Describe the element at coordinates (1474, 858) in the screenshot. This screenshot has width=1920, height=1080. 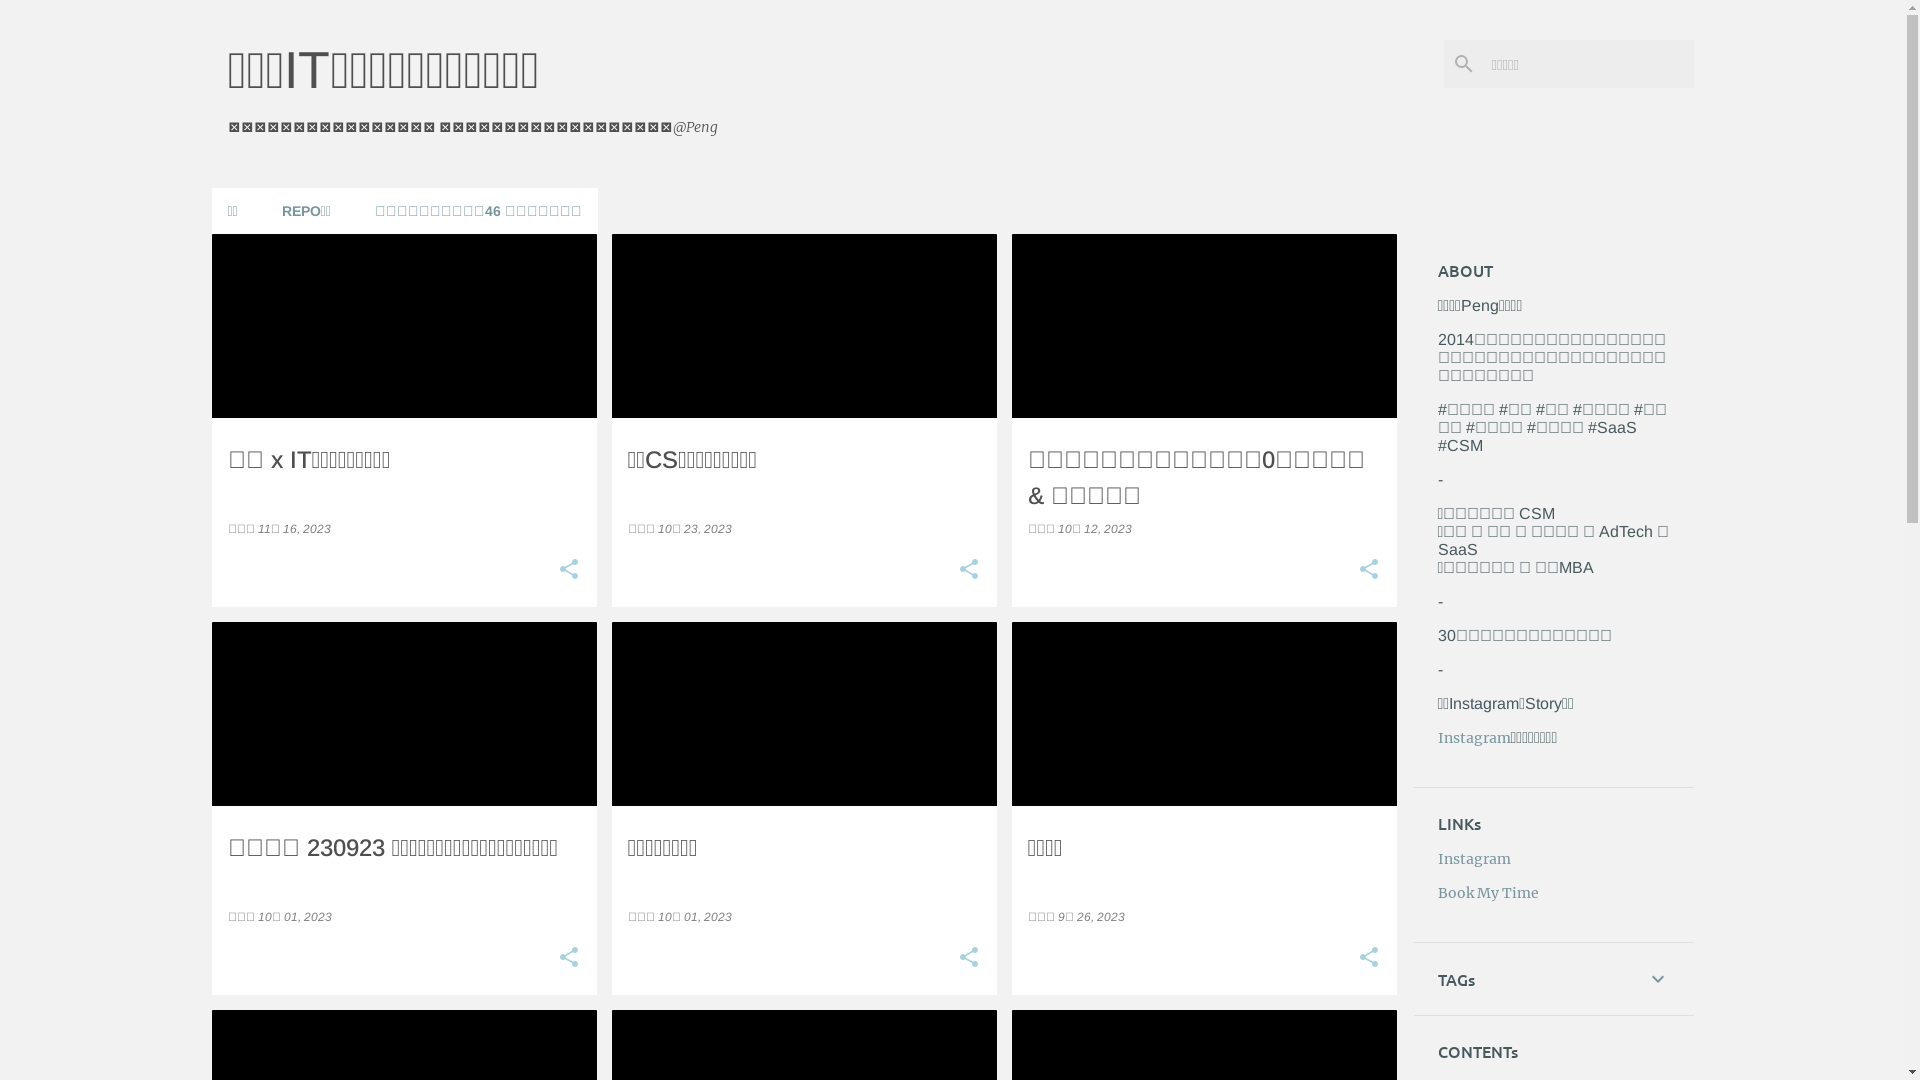
I see `'Instagram'` at that location.